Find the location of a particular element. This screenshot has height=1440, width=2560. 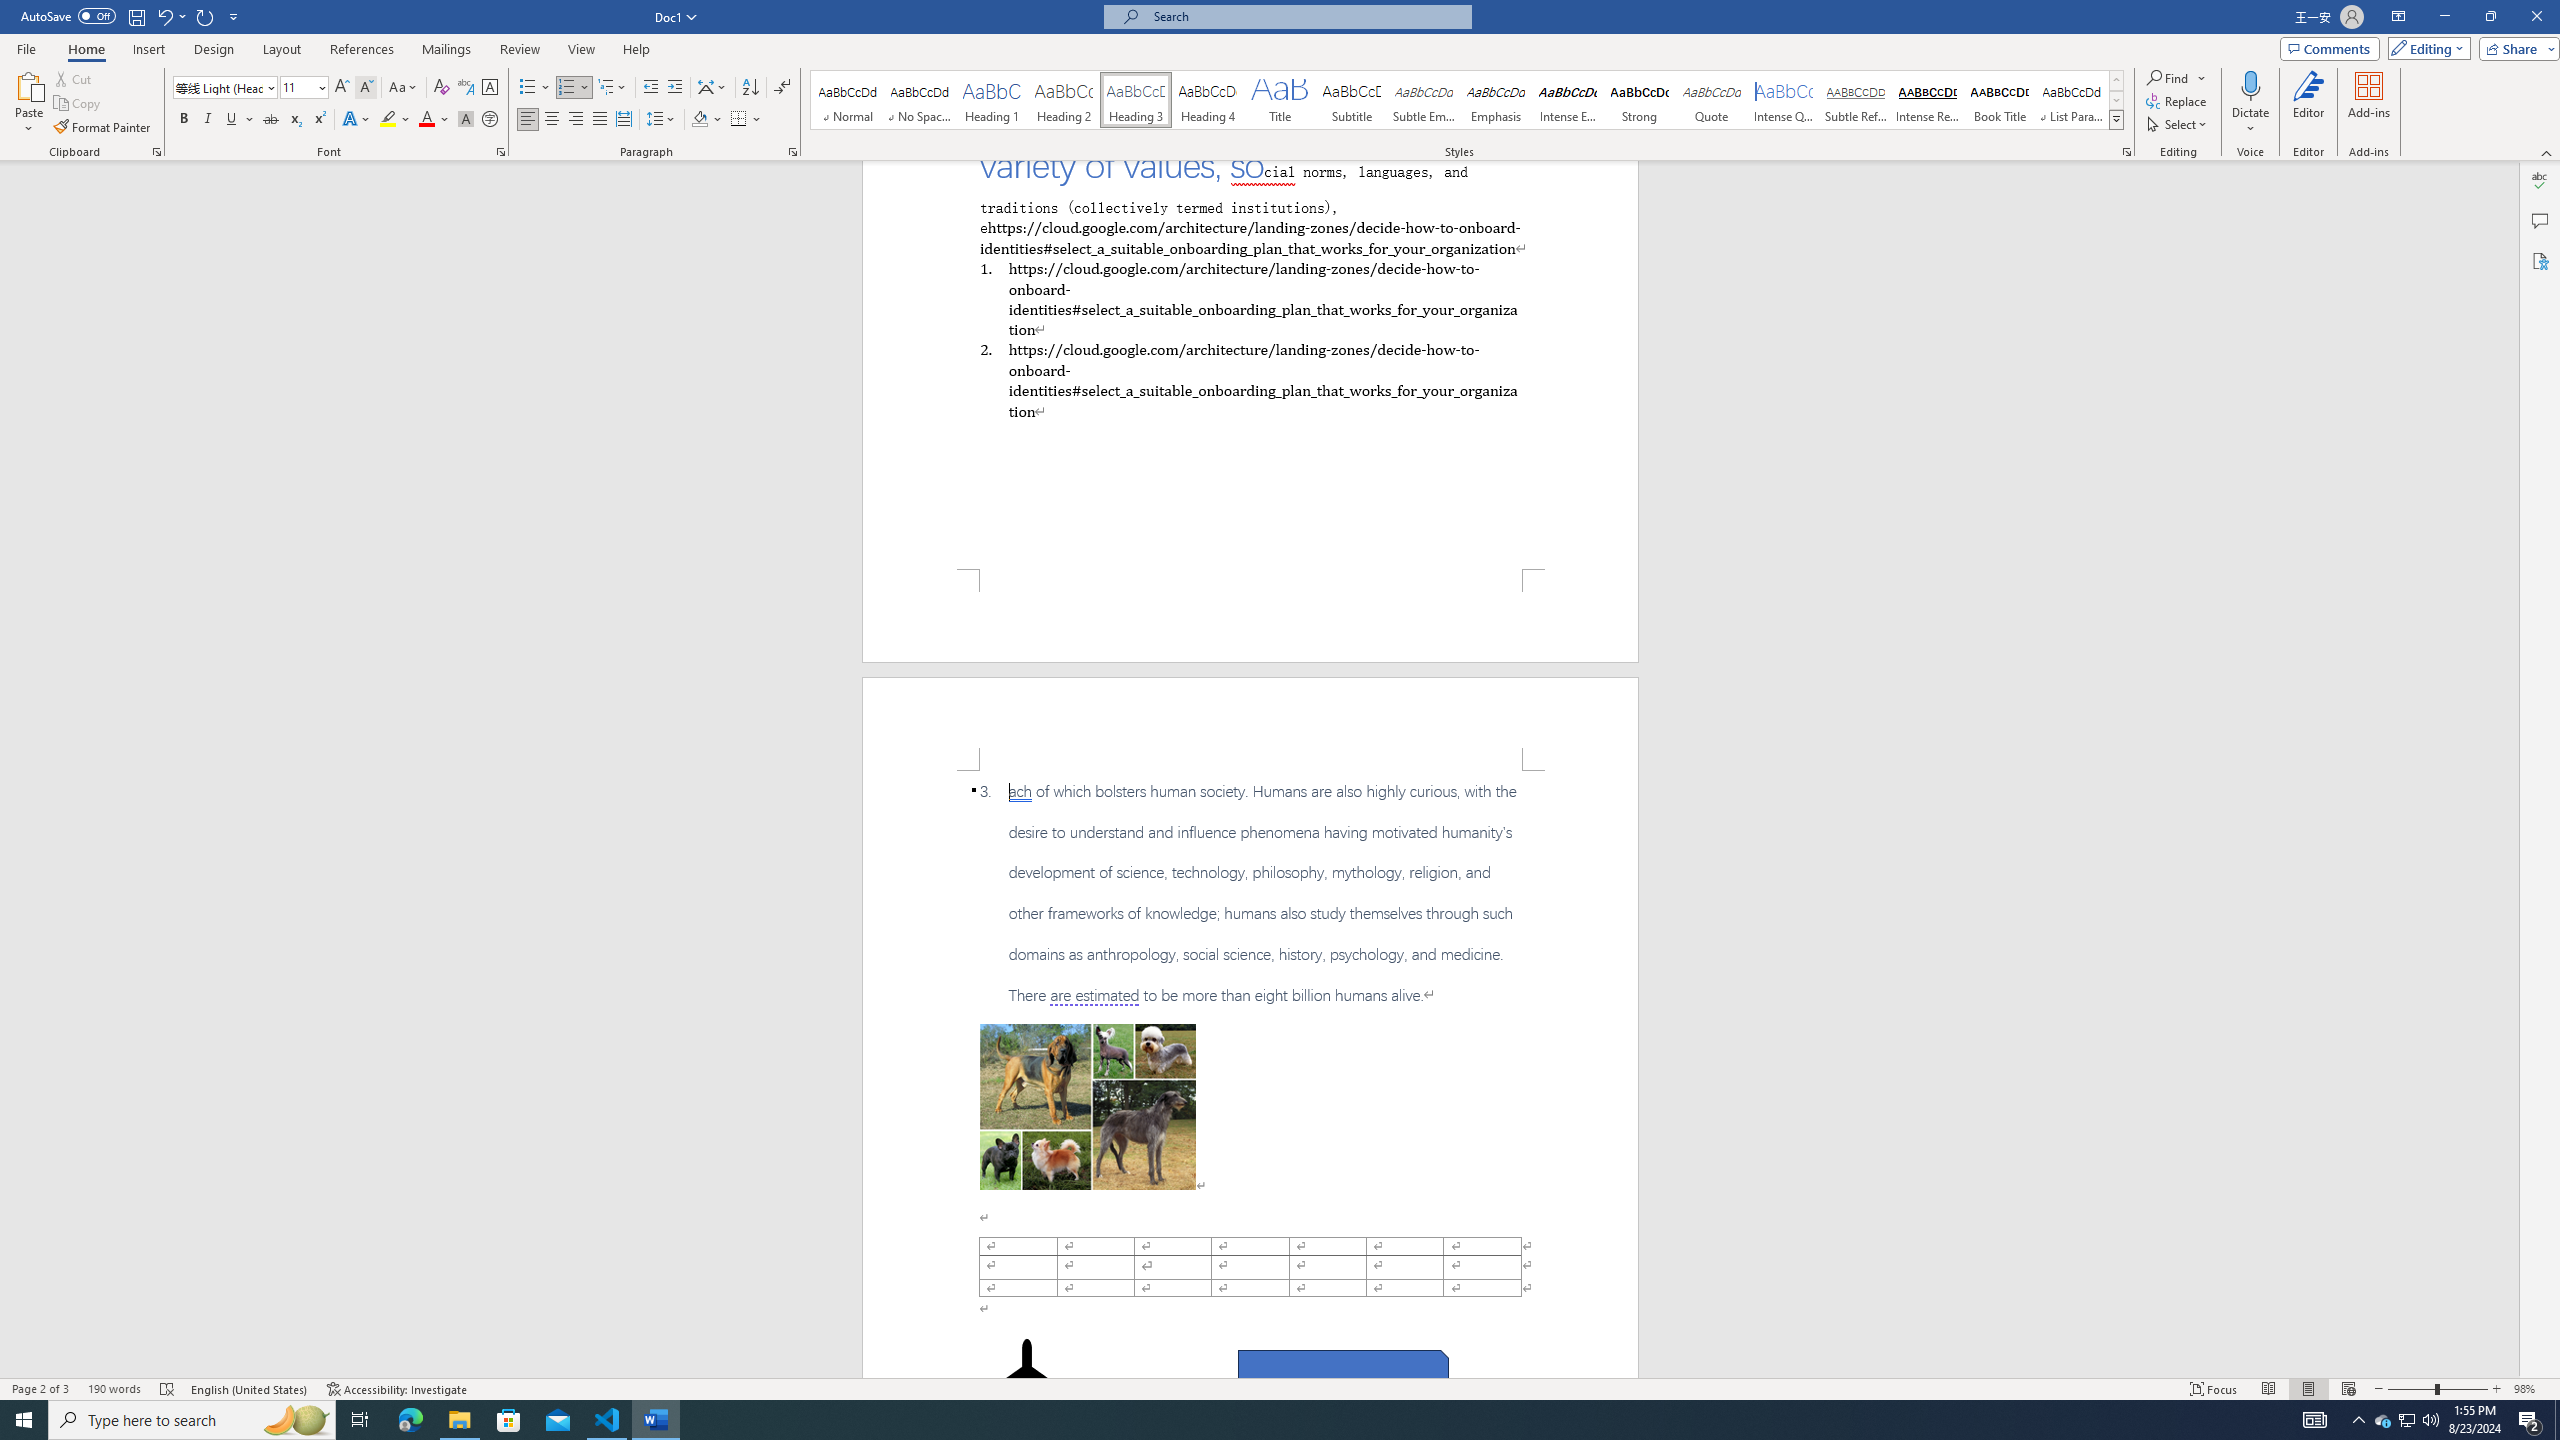

'Undo Paragraph Alignment' is located at coordinates (170, 15).